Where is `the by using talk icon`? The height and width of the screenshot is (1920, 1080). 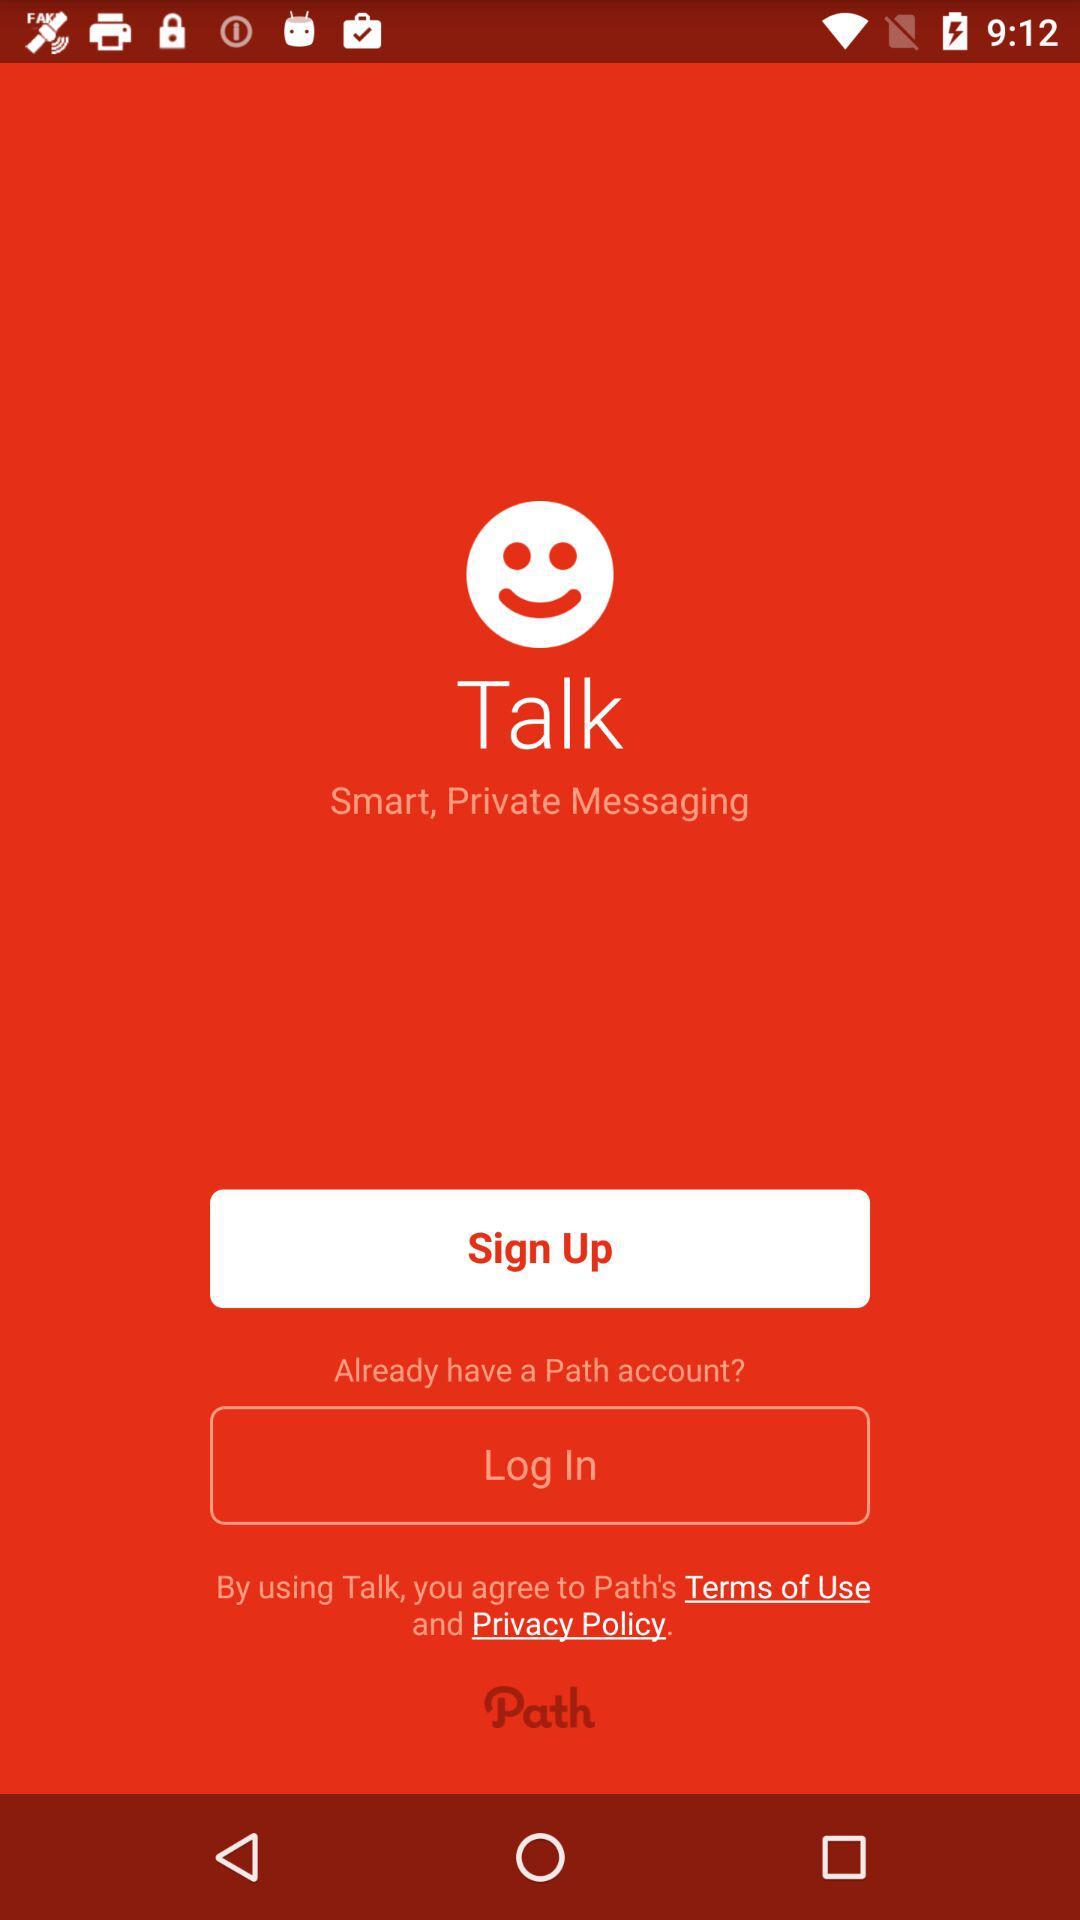 the by using talk icon is located at coordinates (543, 1604).